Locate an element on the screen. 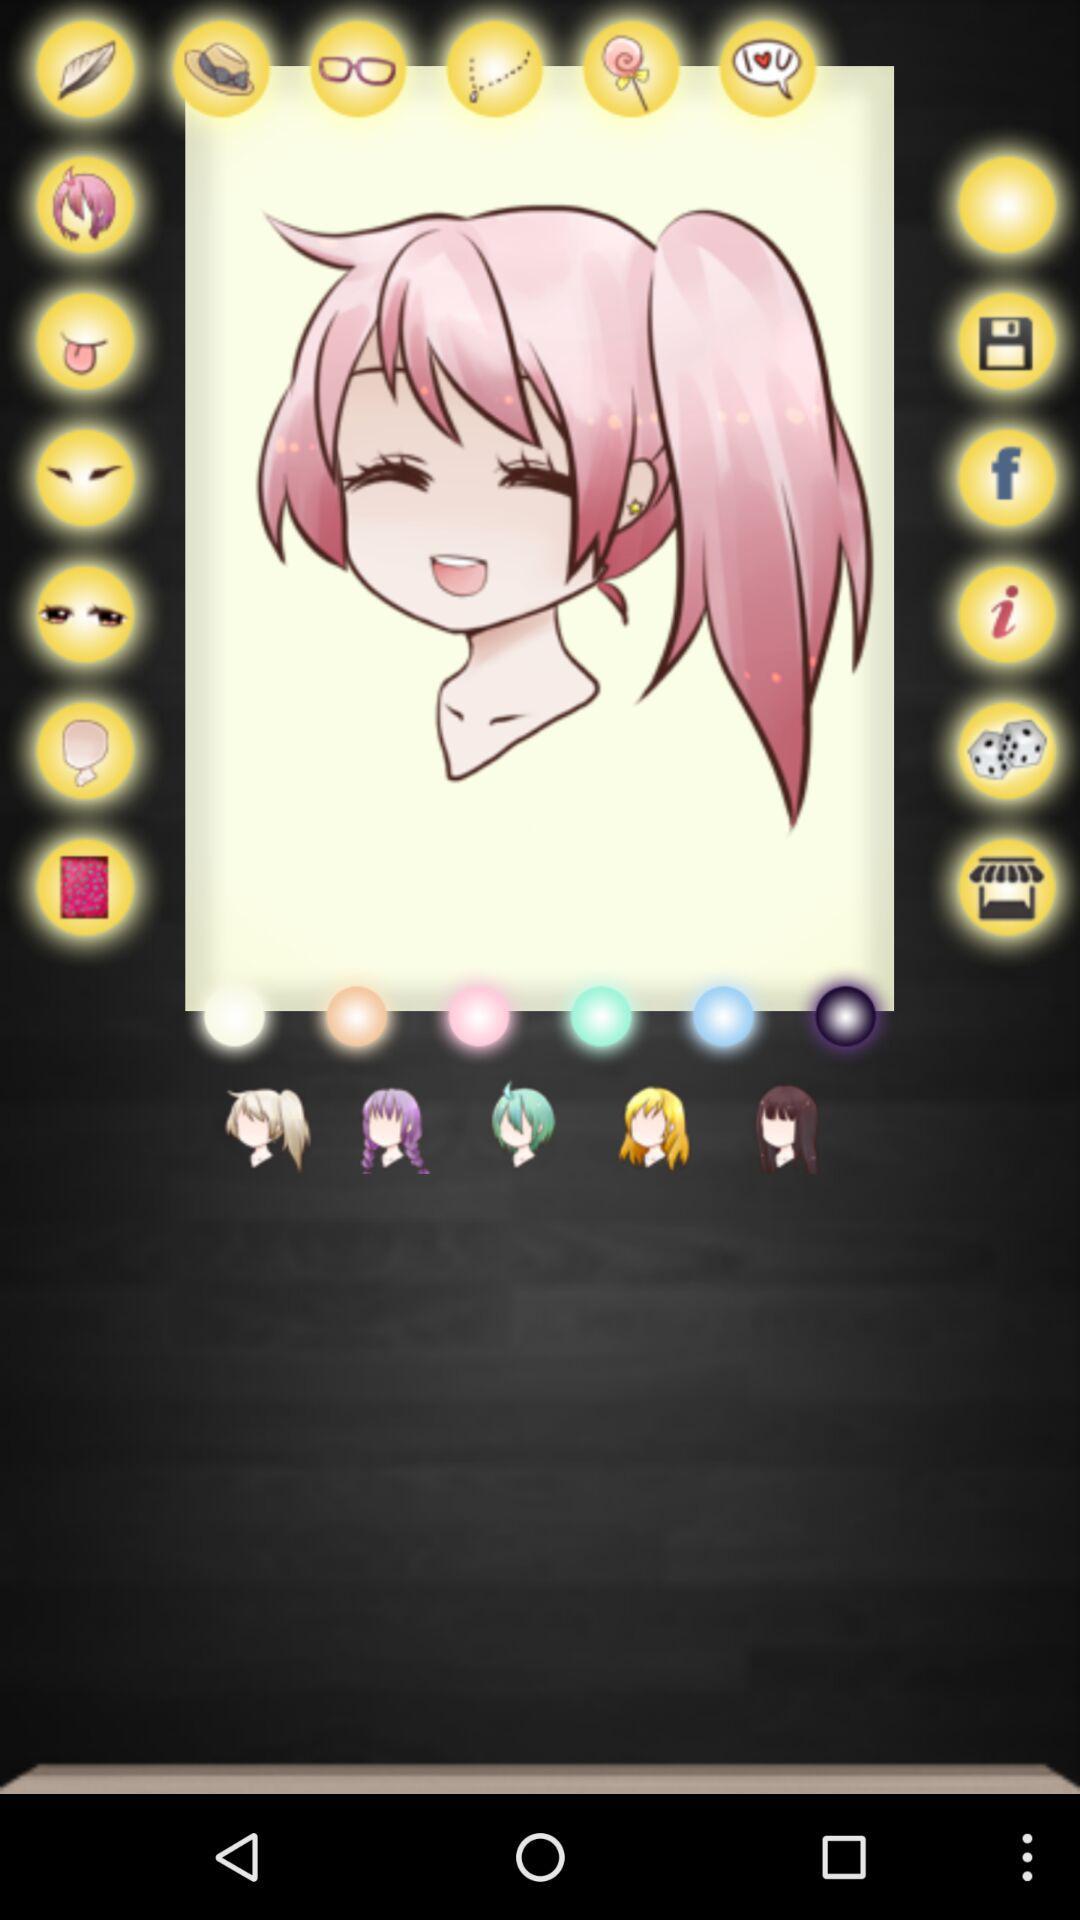  the emoji icon is located at coordinates (599, 1086).